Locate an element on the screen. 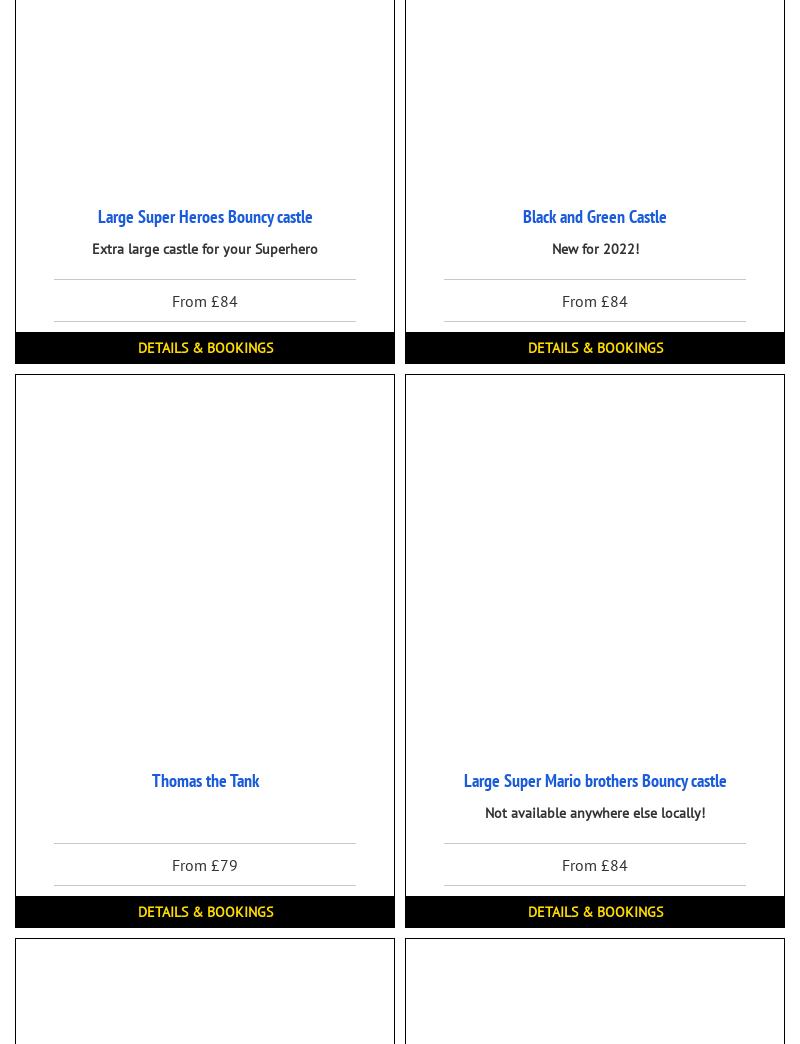  'Black and Green Castle' is located at coordinates (594, 216).